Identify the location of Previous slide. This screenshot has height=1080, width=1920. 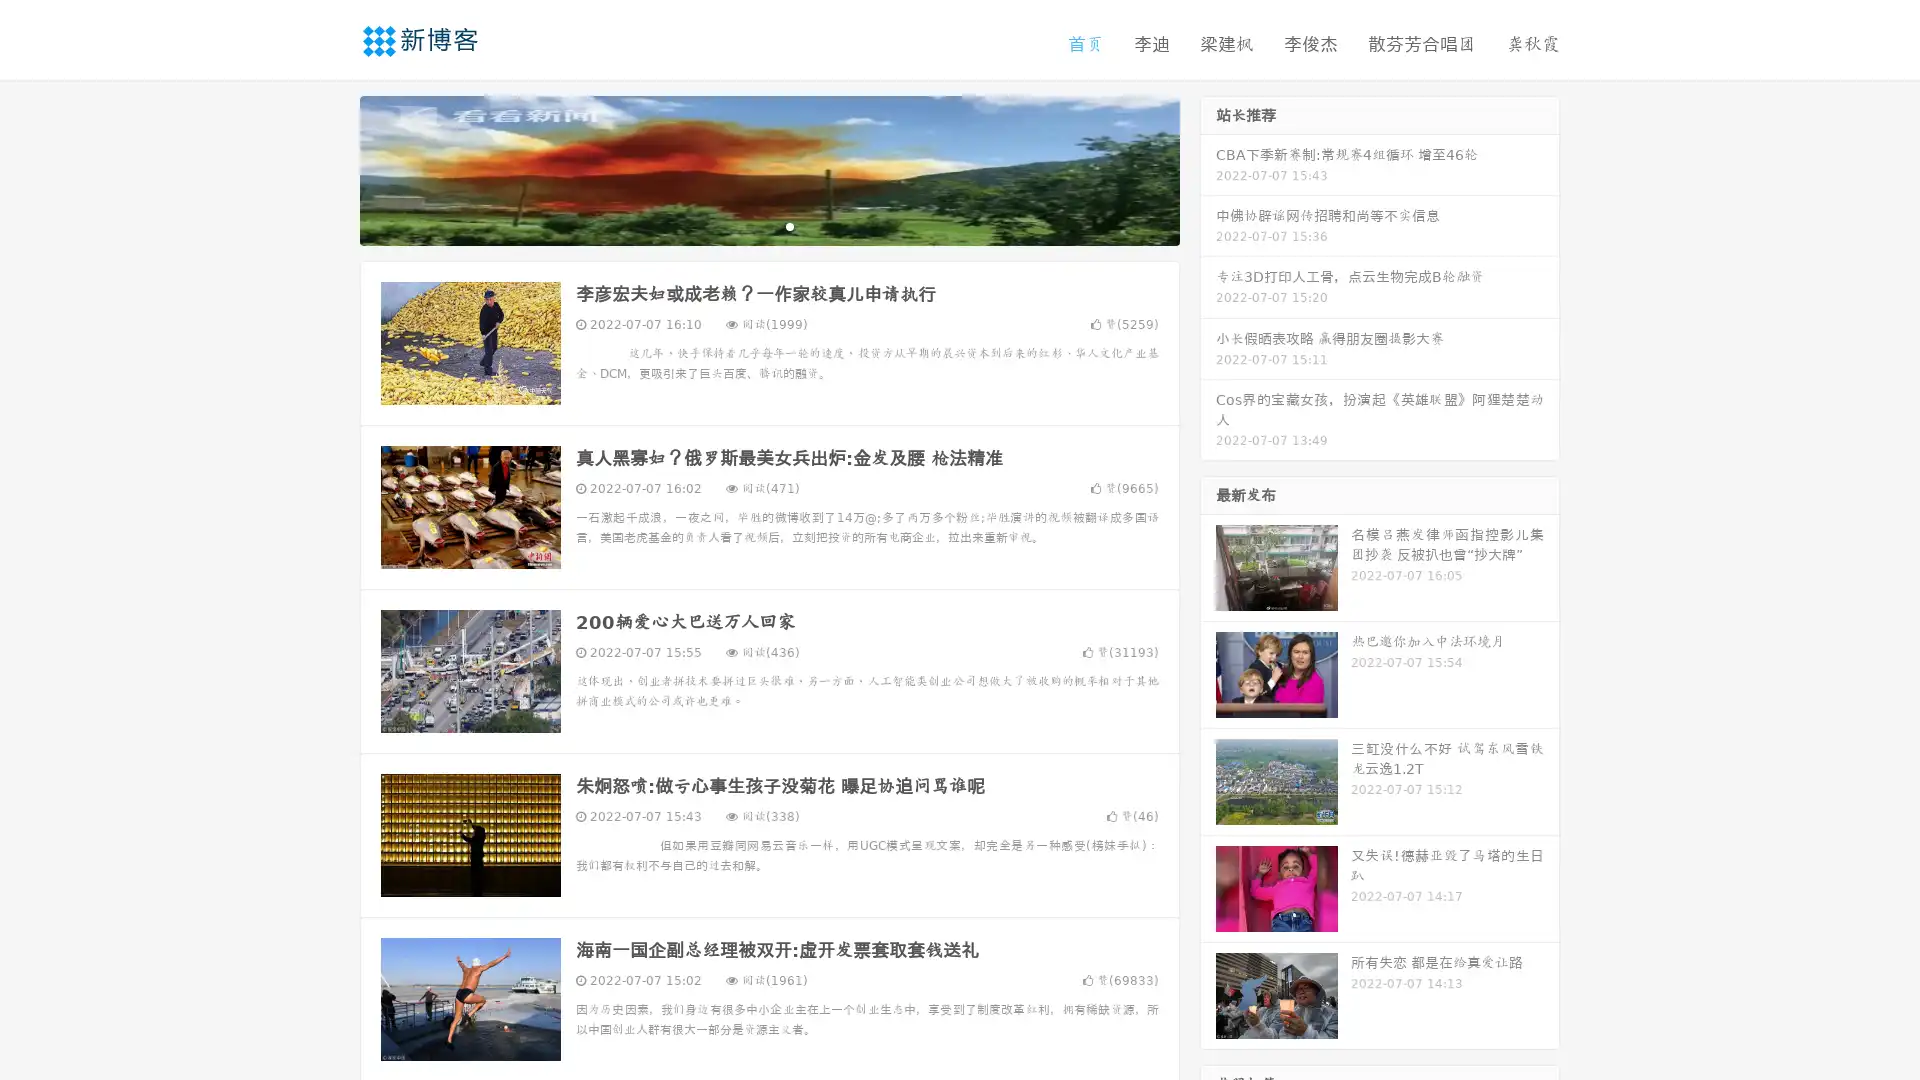
(330, 168).